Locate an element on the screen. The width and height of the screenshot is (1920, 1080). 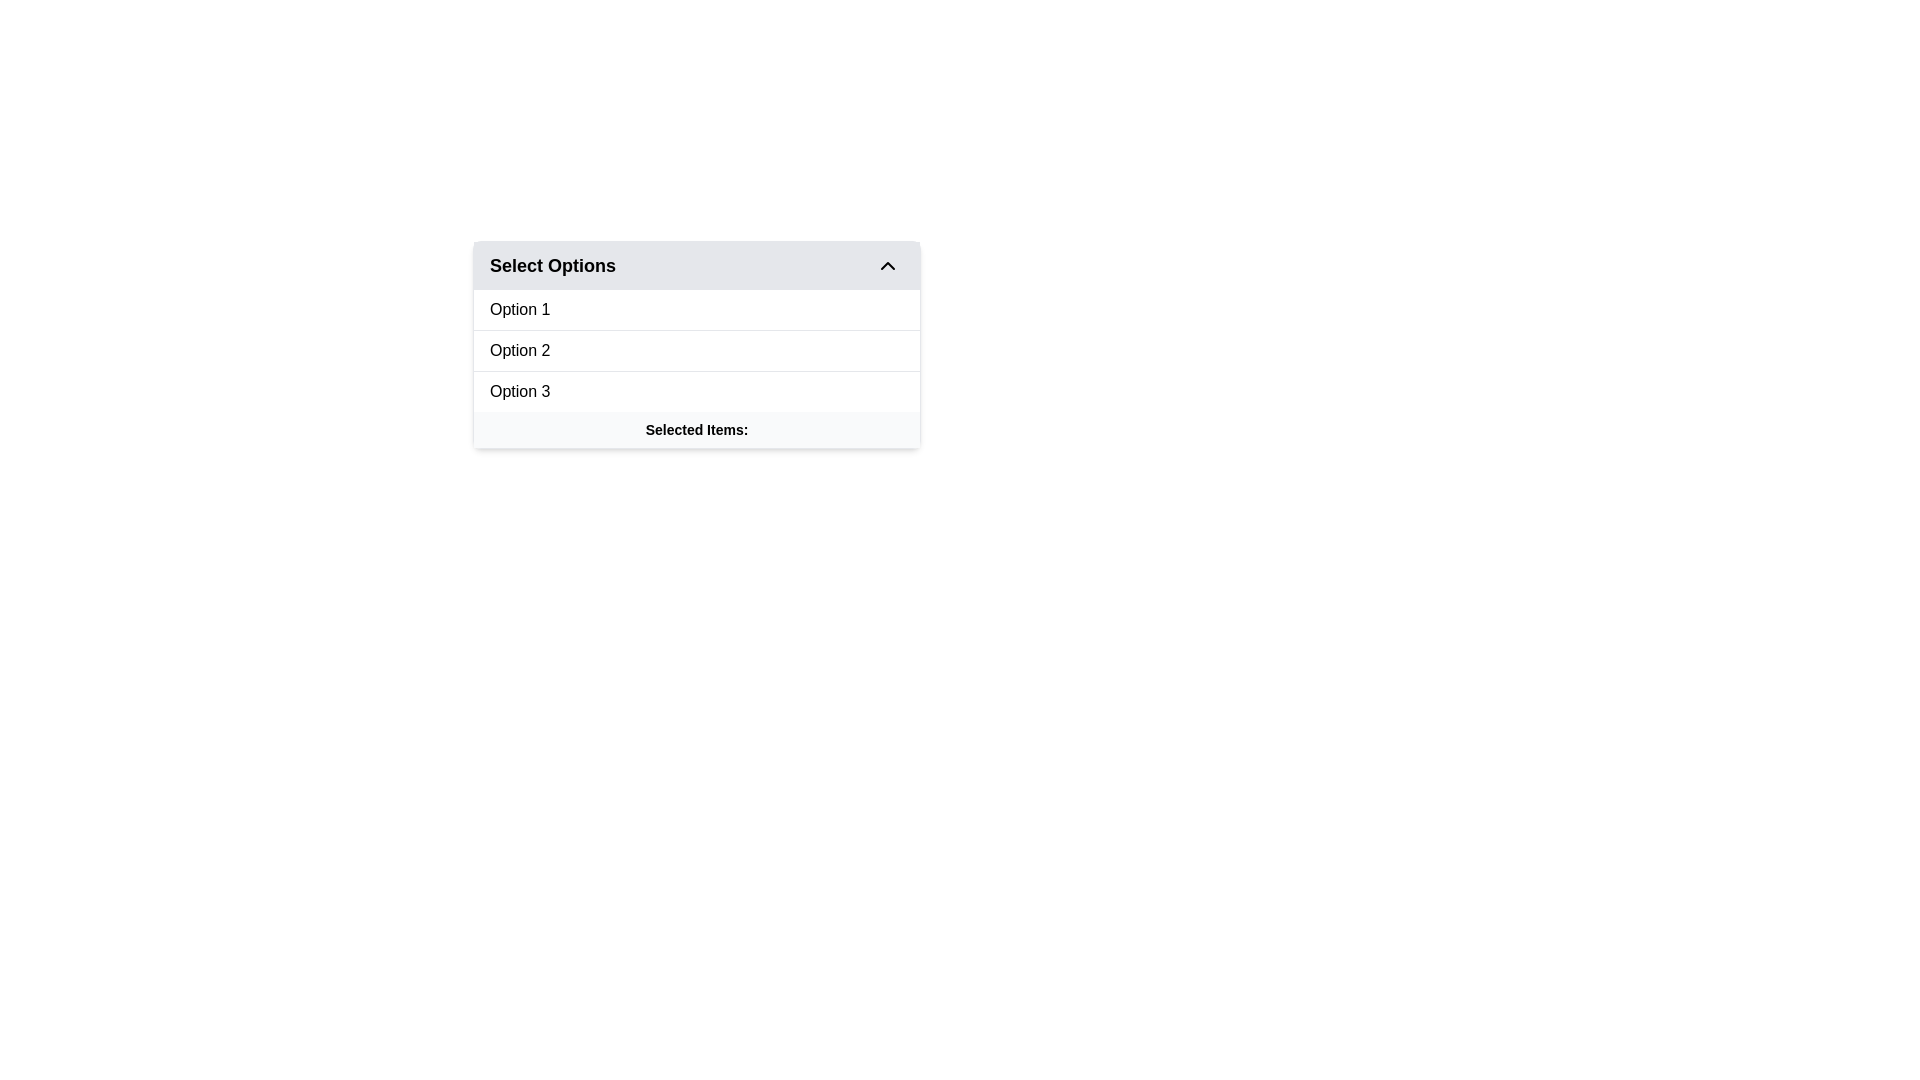
the dropdown menu item 'Option 2' is located at coordinates (520, 350).